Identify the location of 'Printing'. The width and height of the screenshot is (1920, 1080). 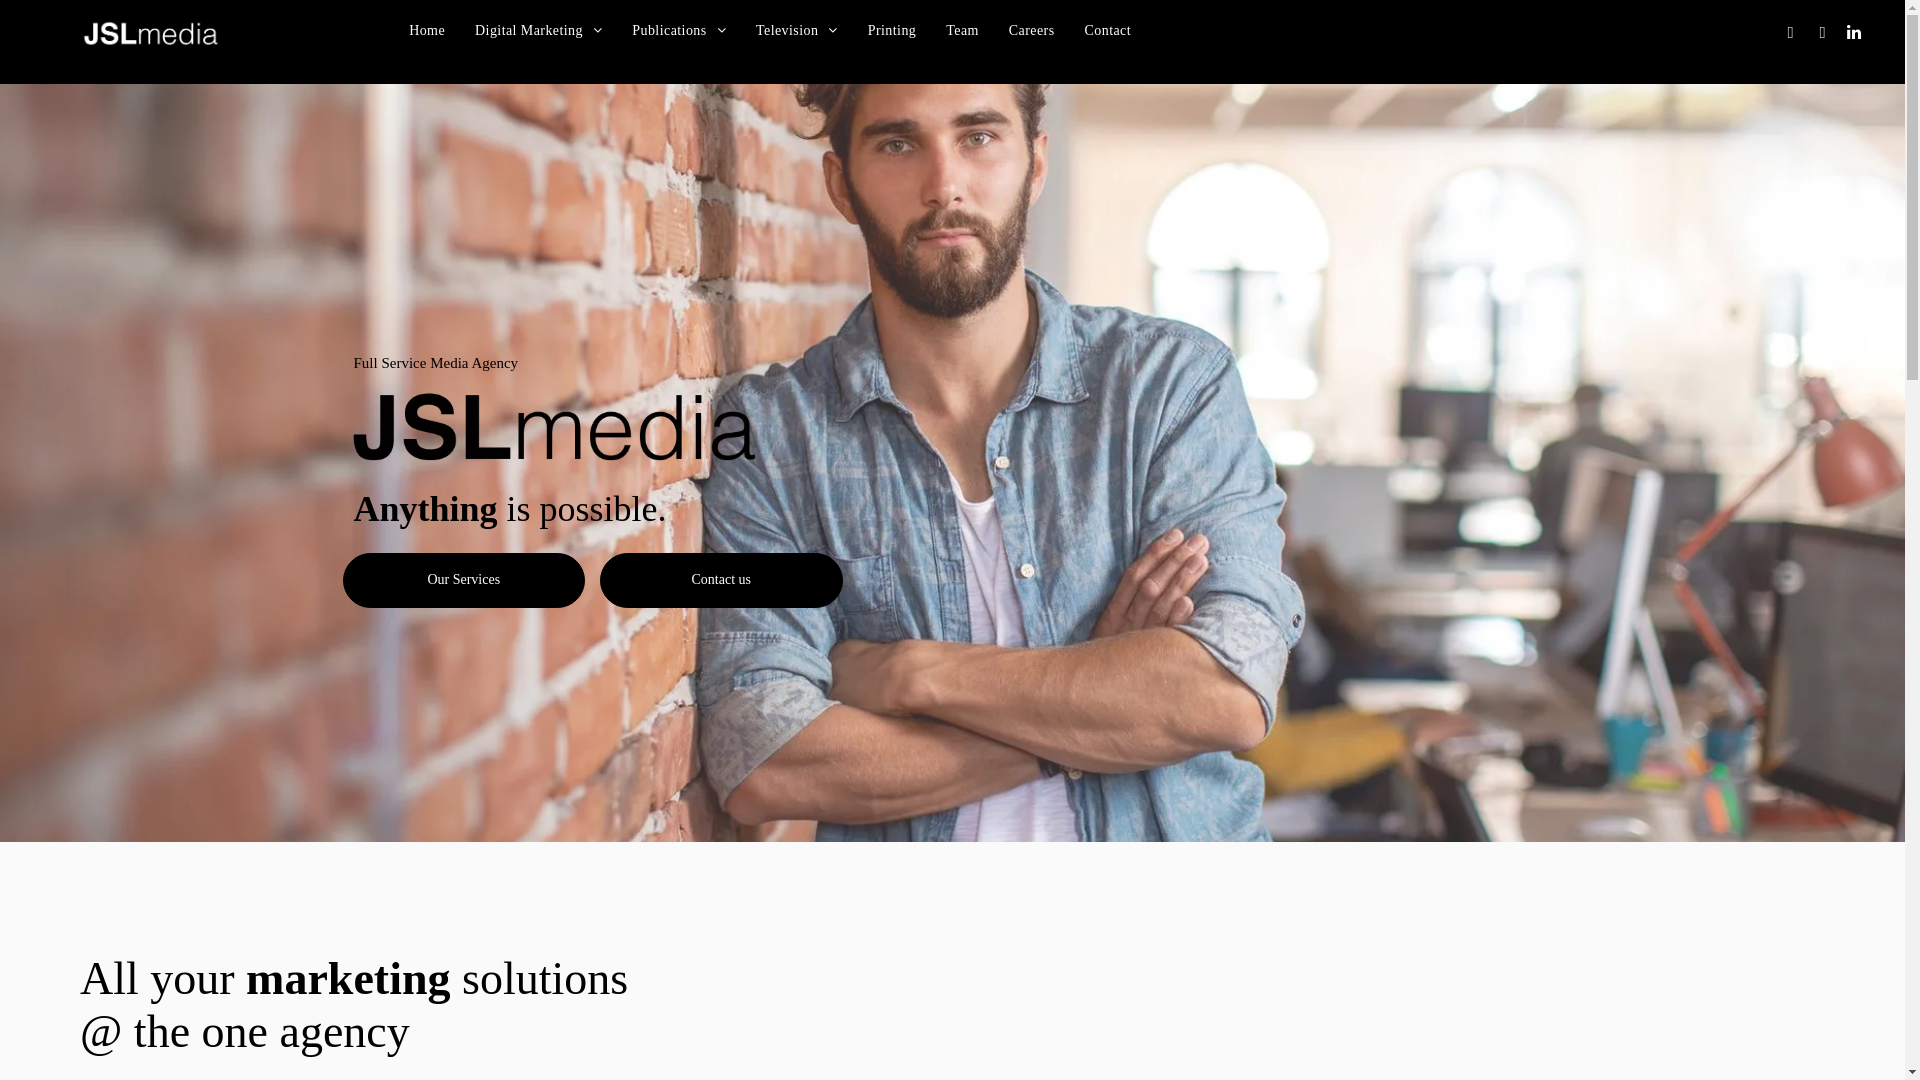
(891, 30).